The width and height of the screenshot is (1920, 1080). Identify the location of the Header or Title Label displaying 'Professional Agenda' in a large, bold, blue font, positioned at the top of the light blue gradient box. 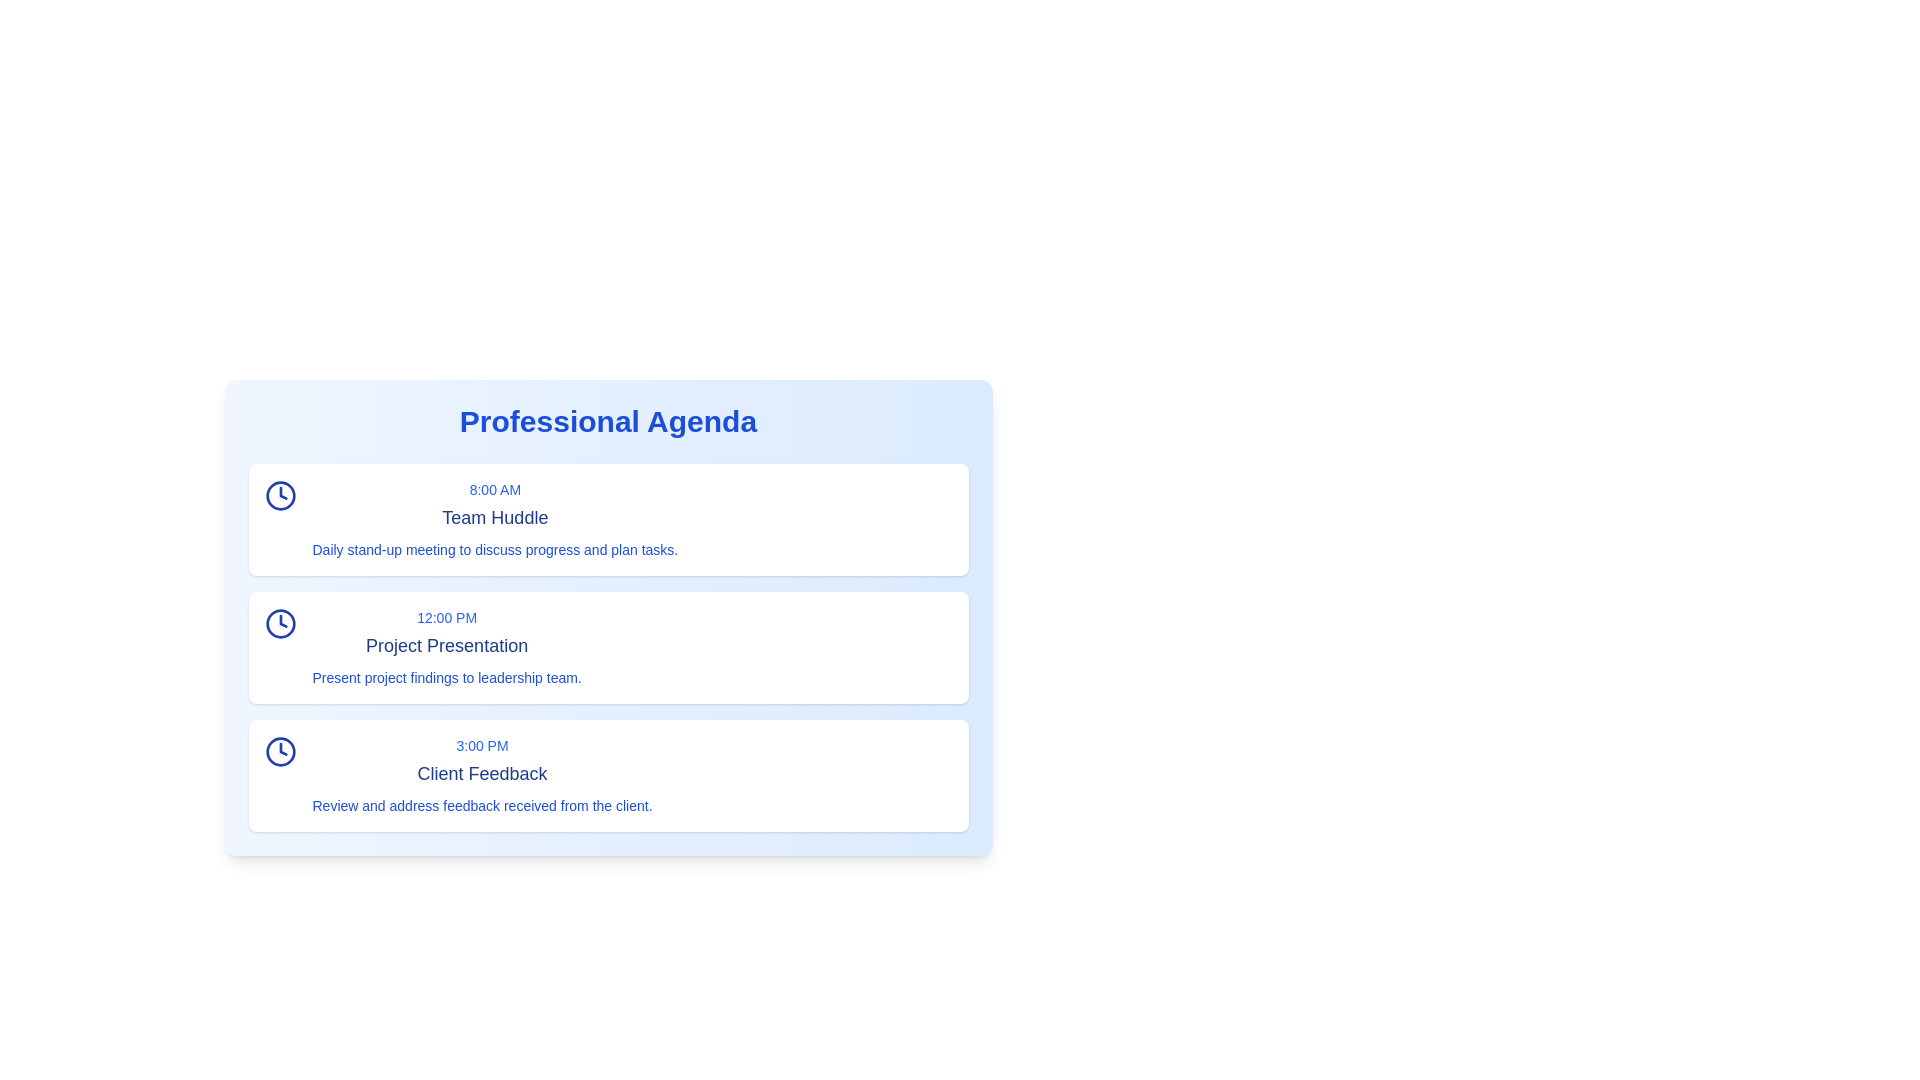
(607, 420).